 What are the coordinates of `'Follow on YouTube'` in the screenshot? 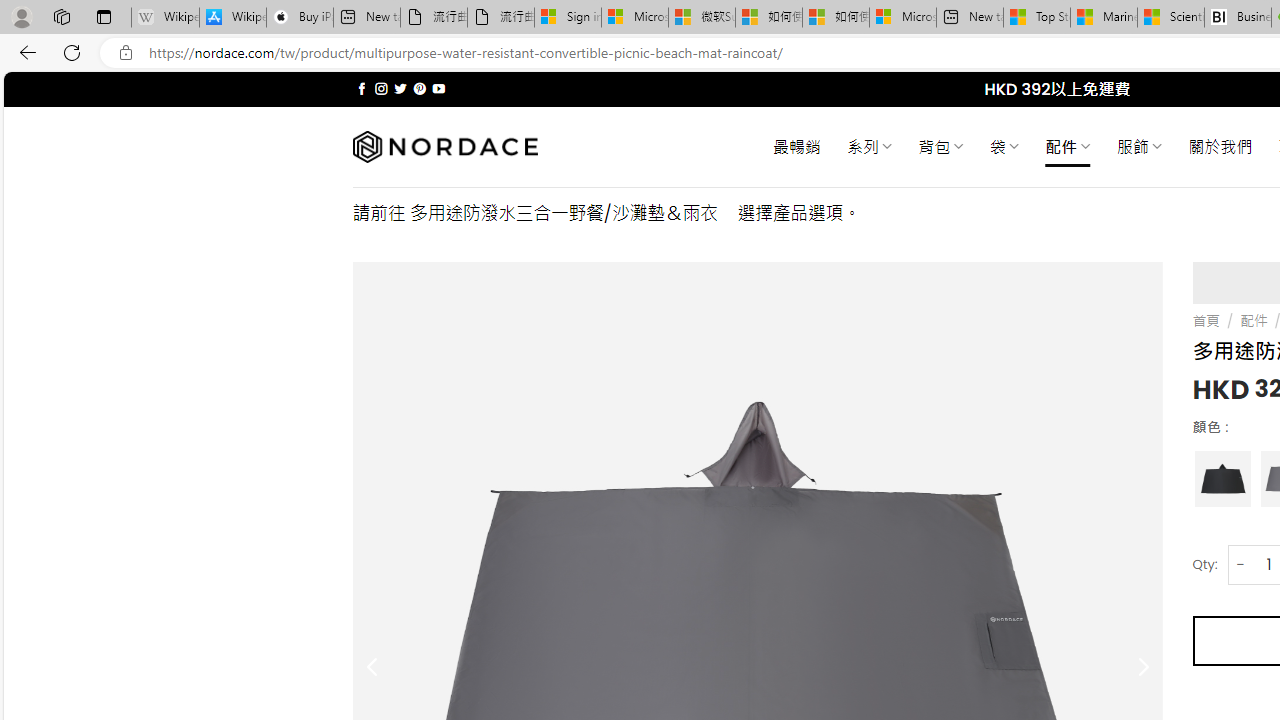 It's located at (438, 88).